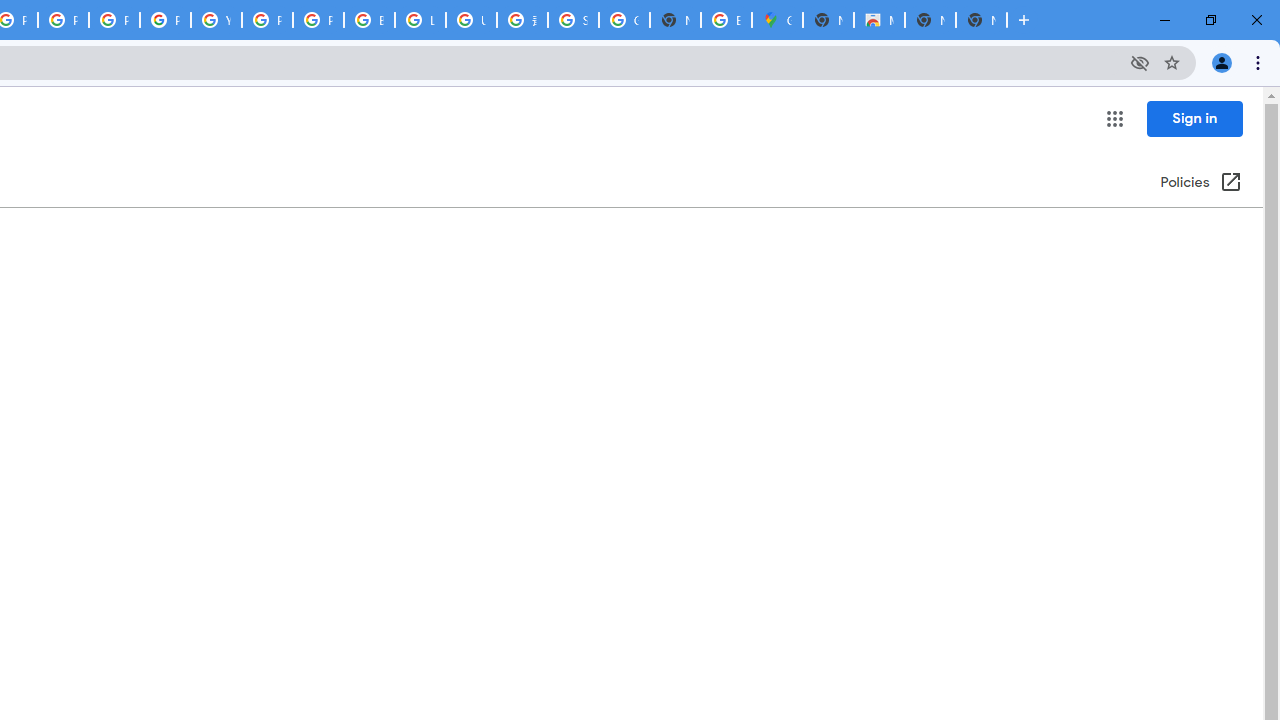 The width and height of the screenshot is (1280, 720). Describe the element at coordinates (726, 20) in the screenshot. I see `'Explore new street-level details - Google Maps Help'` at that location.